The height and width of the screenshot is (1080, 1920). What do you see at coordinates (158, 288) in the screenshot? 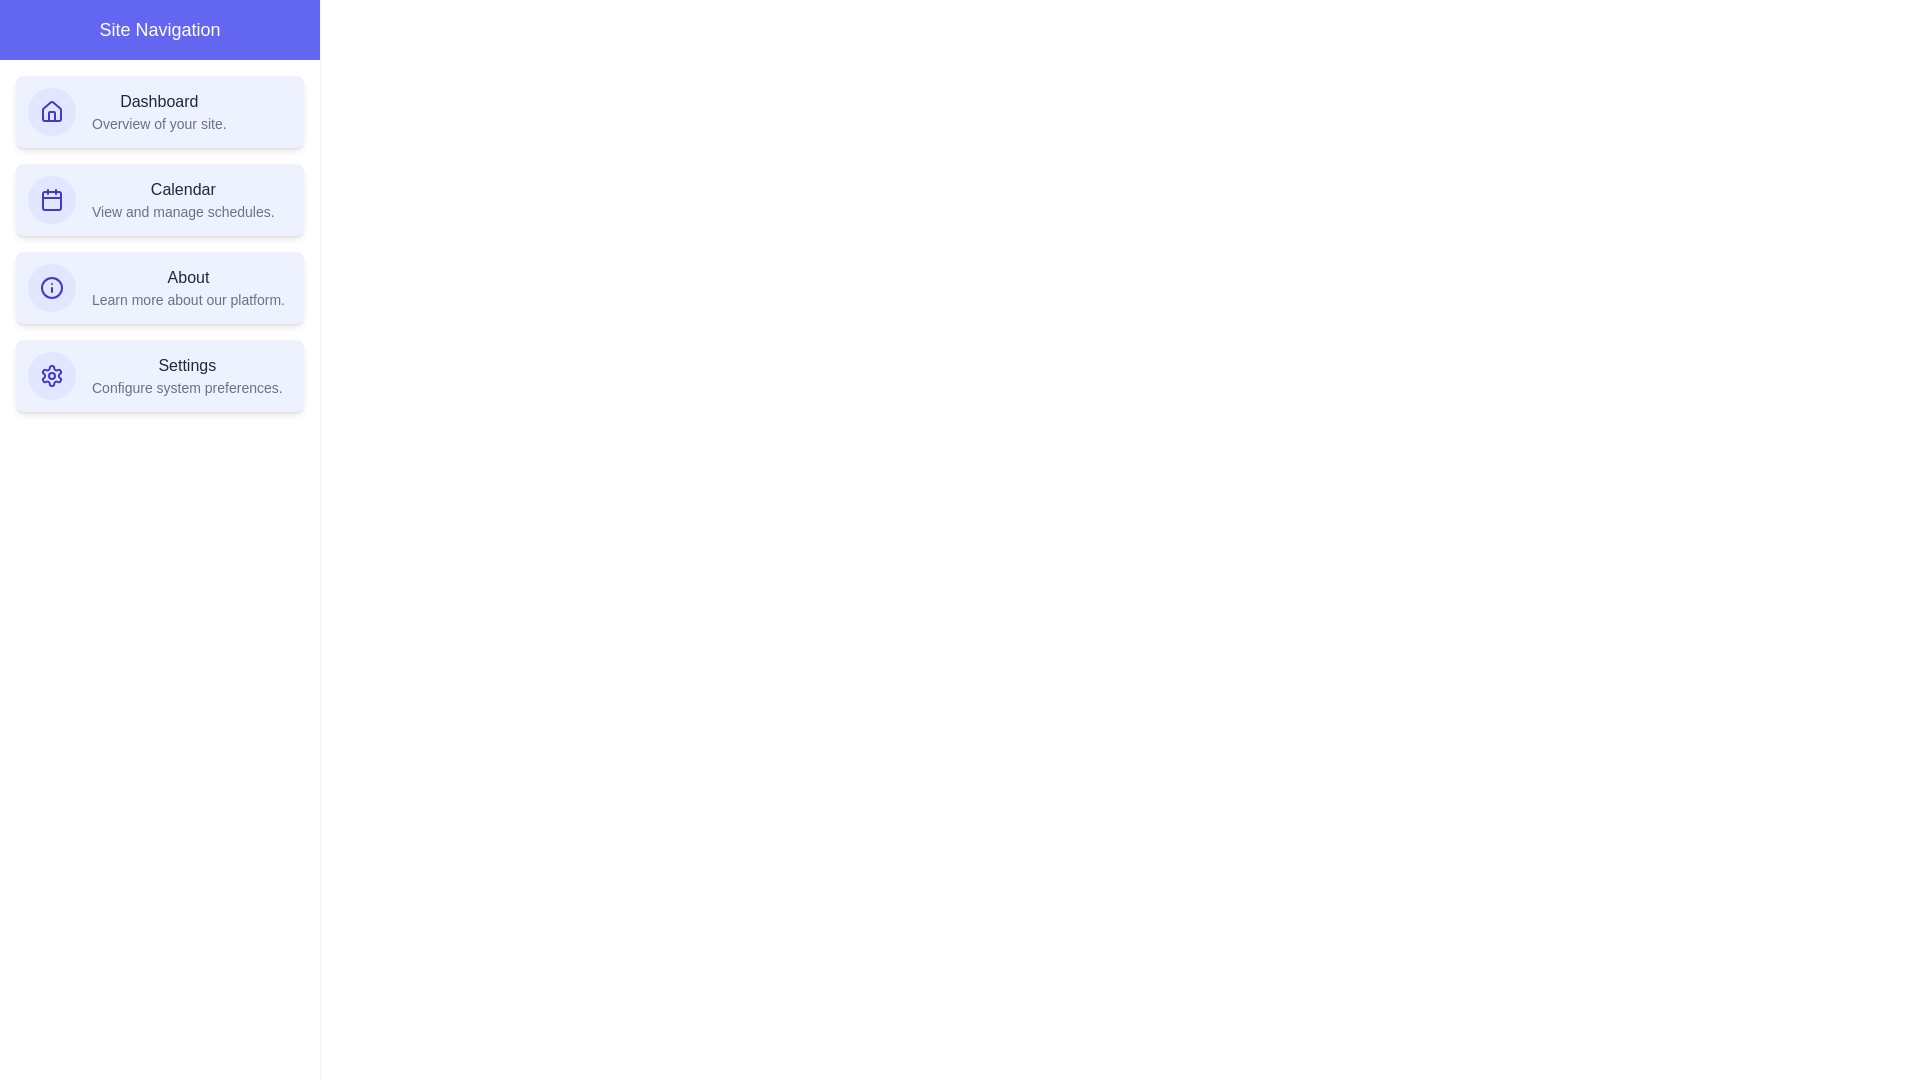
I see `the navigation item About to observe its hover state` at bounding box center [158, 288].